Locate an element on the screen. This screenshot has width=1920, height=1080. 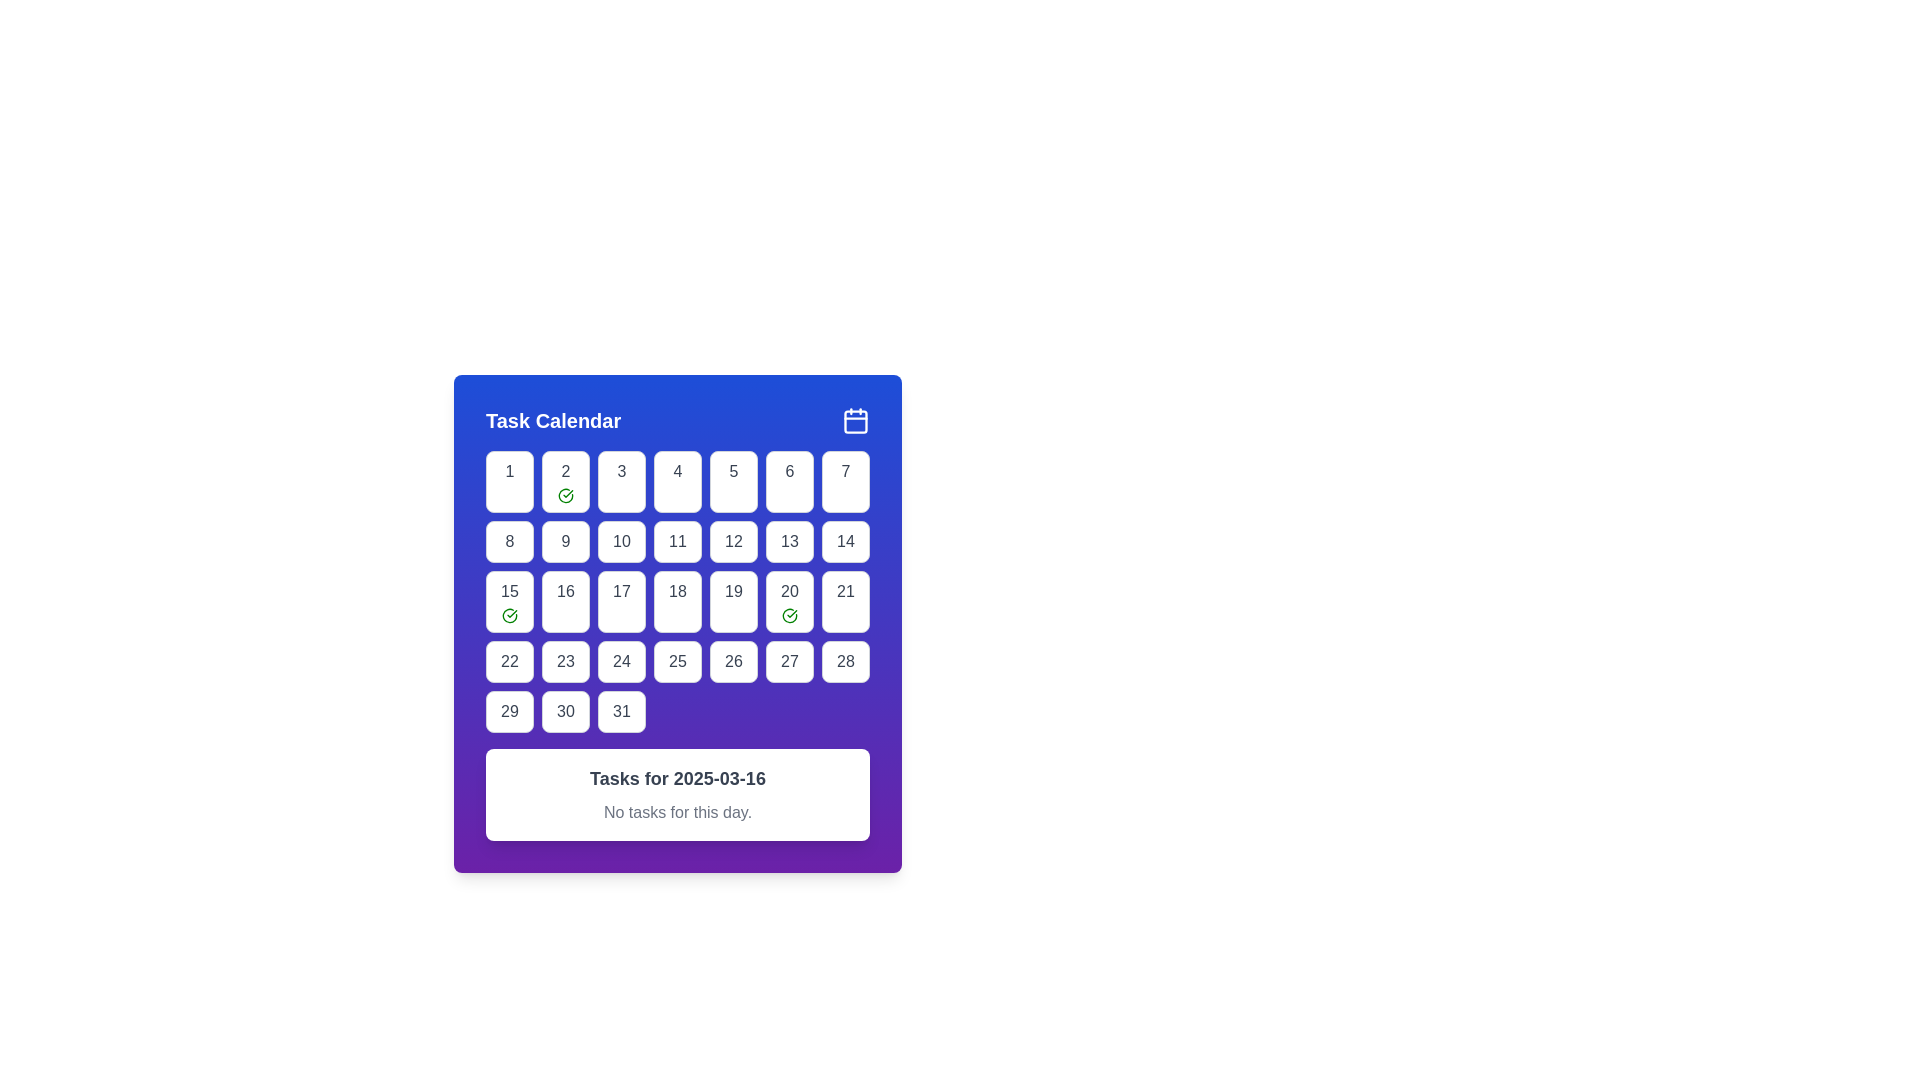
the button-like text element representing the date '28' in the calendar grid is located at coordinates (845, 662).